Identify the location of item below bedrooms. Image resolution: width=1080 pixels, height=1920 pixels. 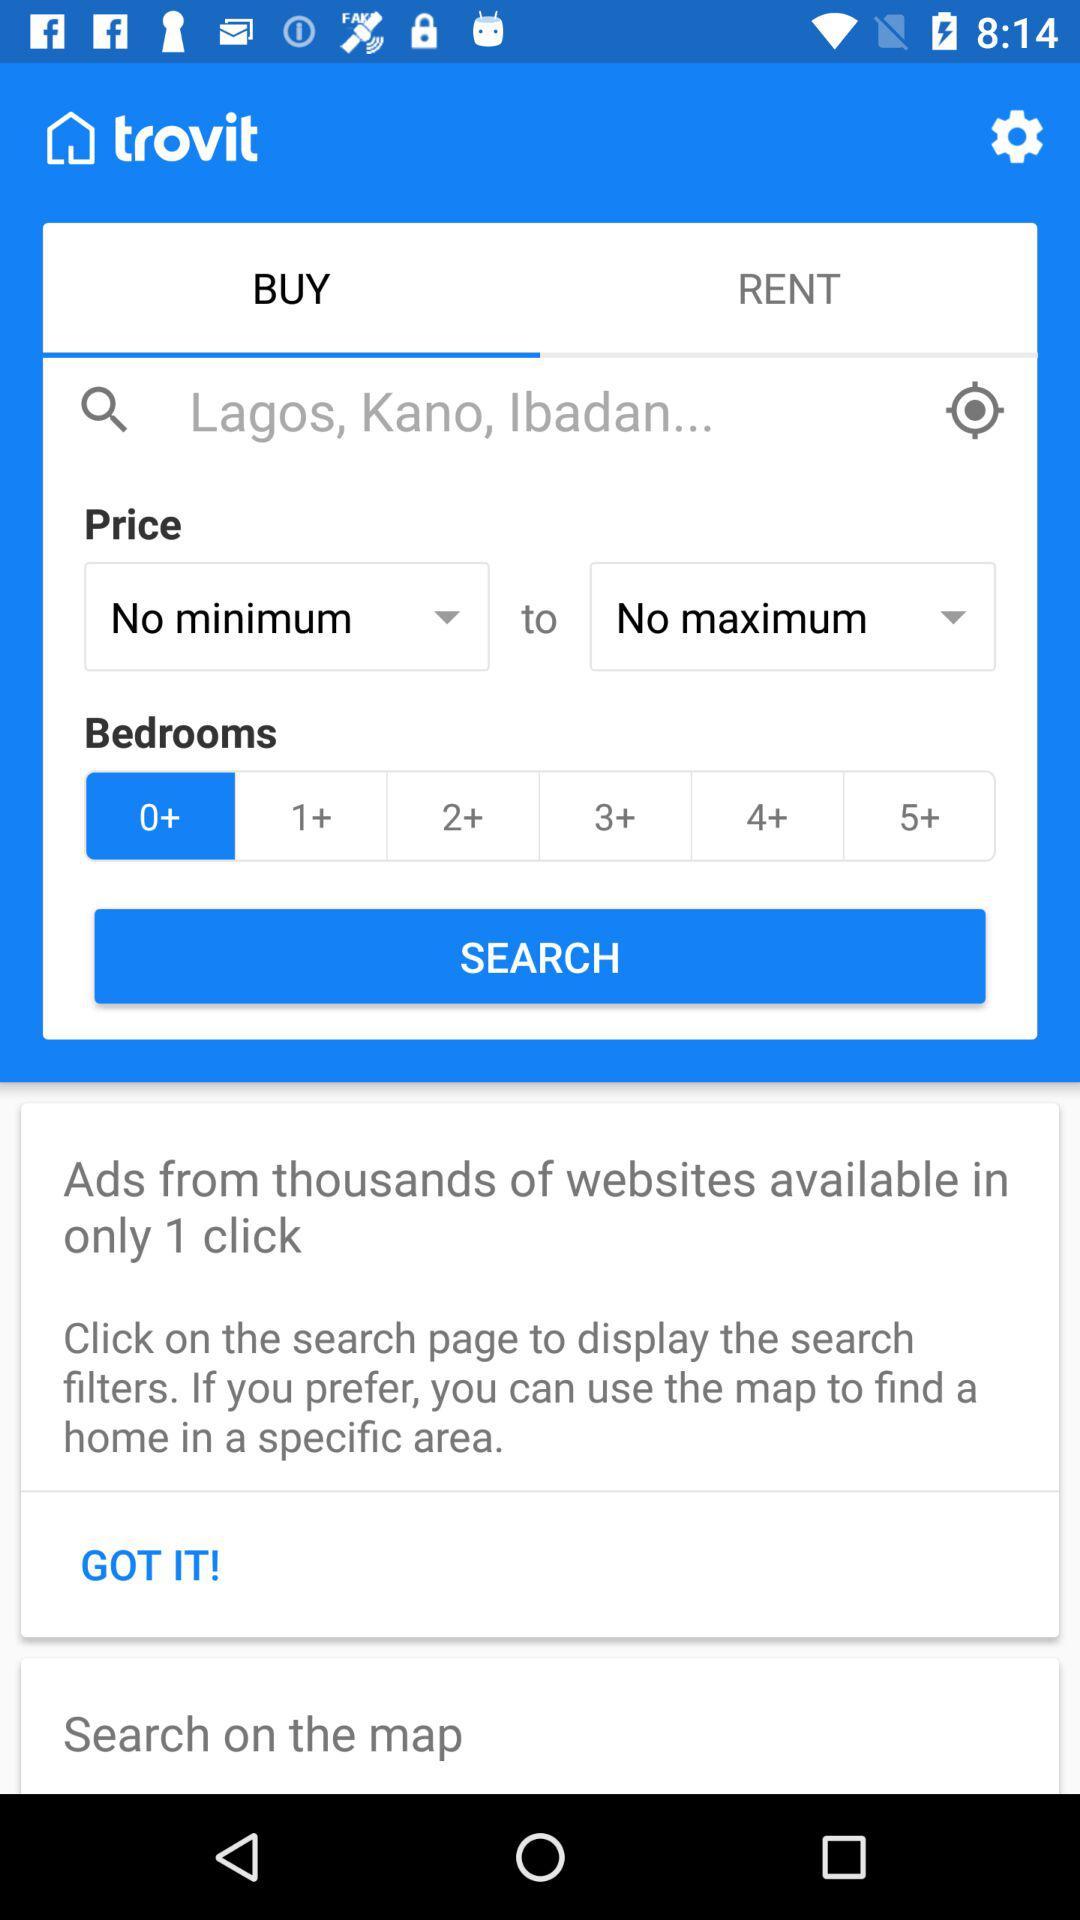
(766, 816).